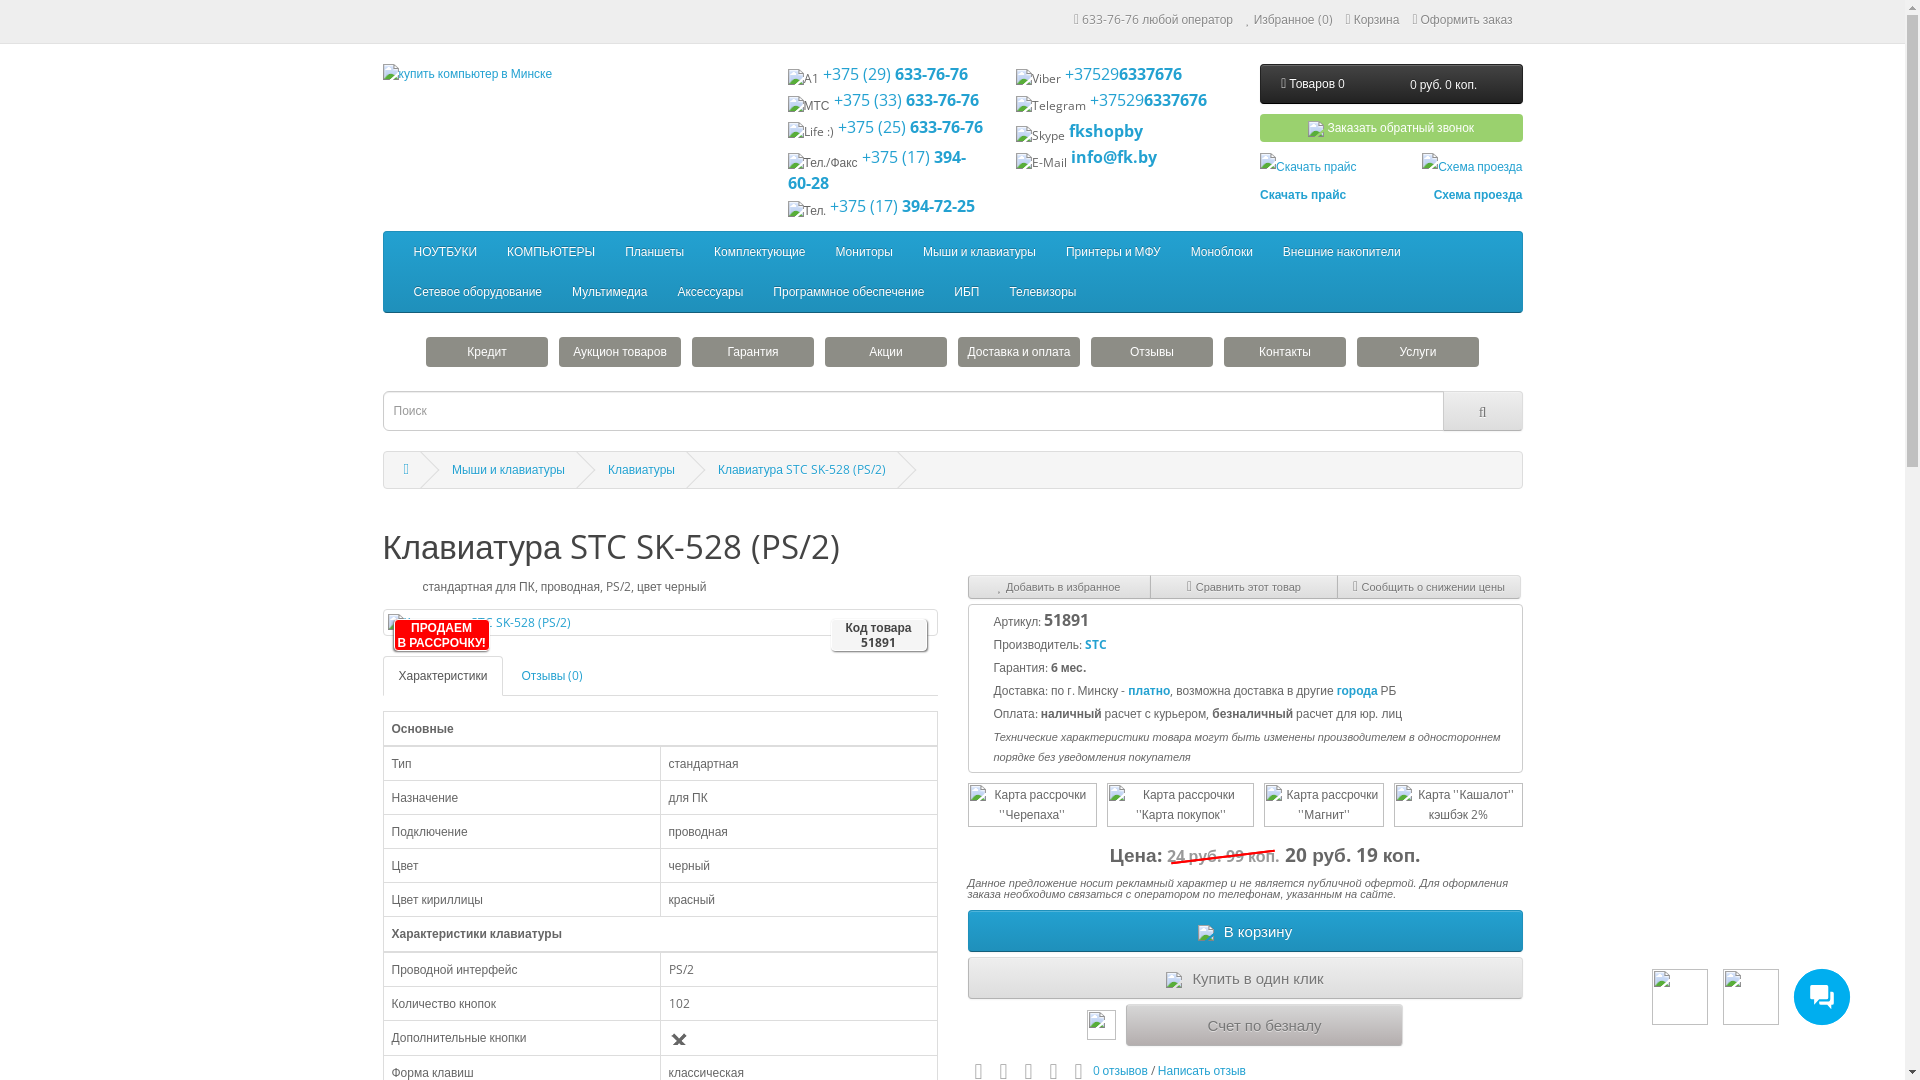 The height and width of the screenshot is (1080, 1920). Describe the element at coordinates (901, 205) in the screenshot. I see `'+375 (17) 394-72-25'` at that location.